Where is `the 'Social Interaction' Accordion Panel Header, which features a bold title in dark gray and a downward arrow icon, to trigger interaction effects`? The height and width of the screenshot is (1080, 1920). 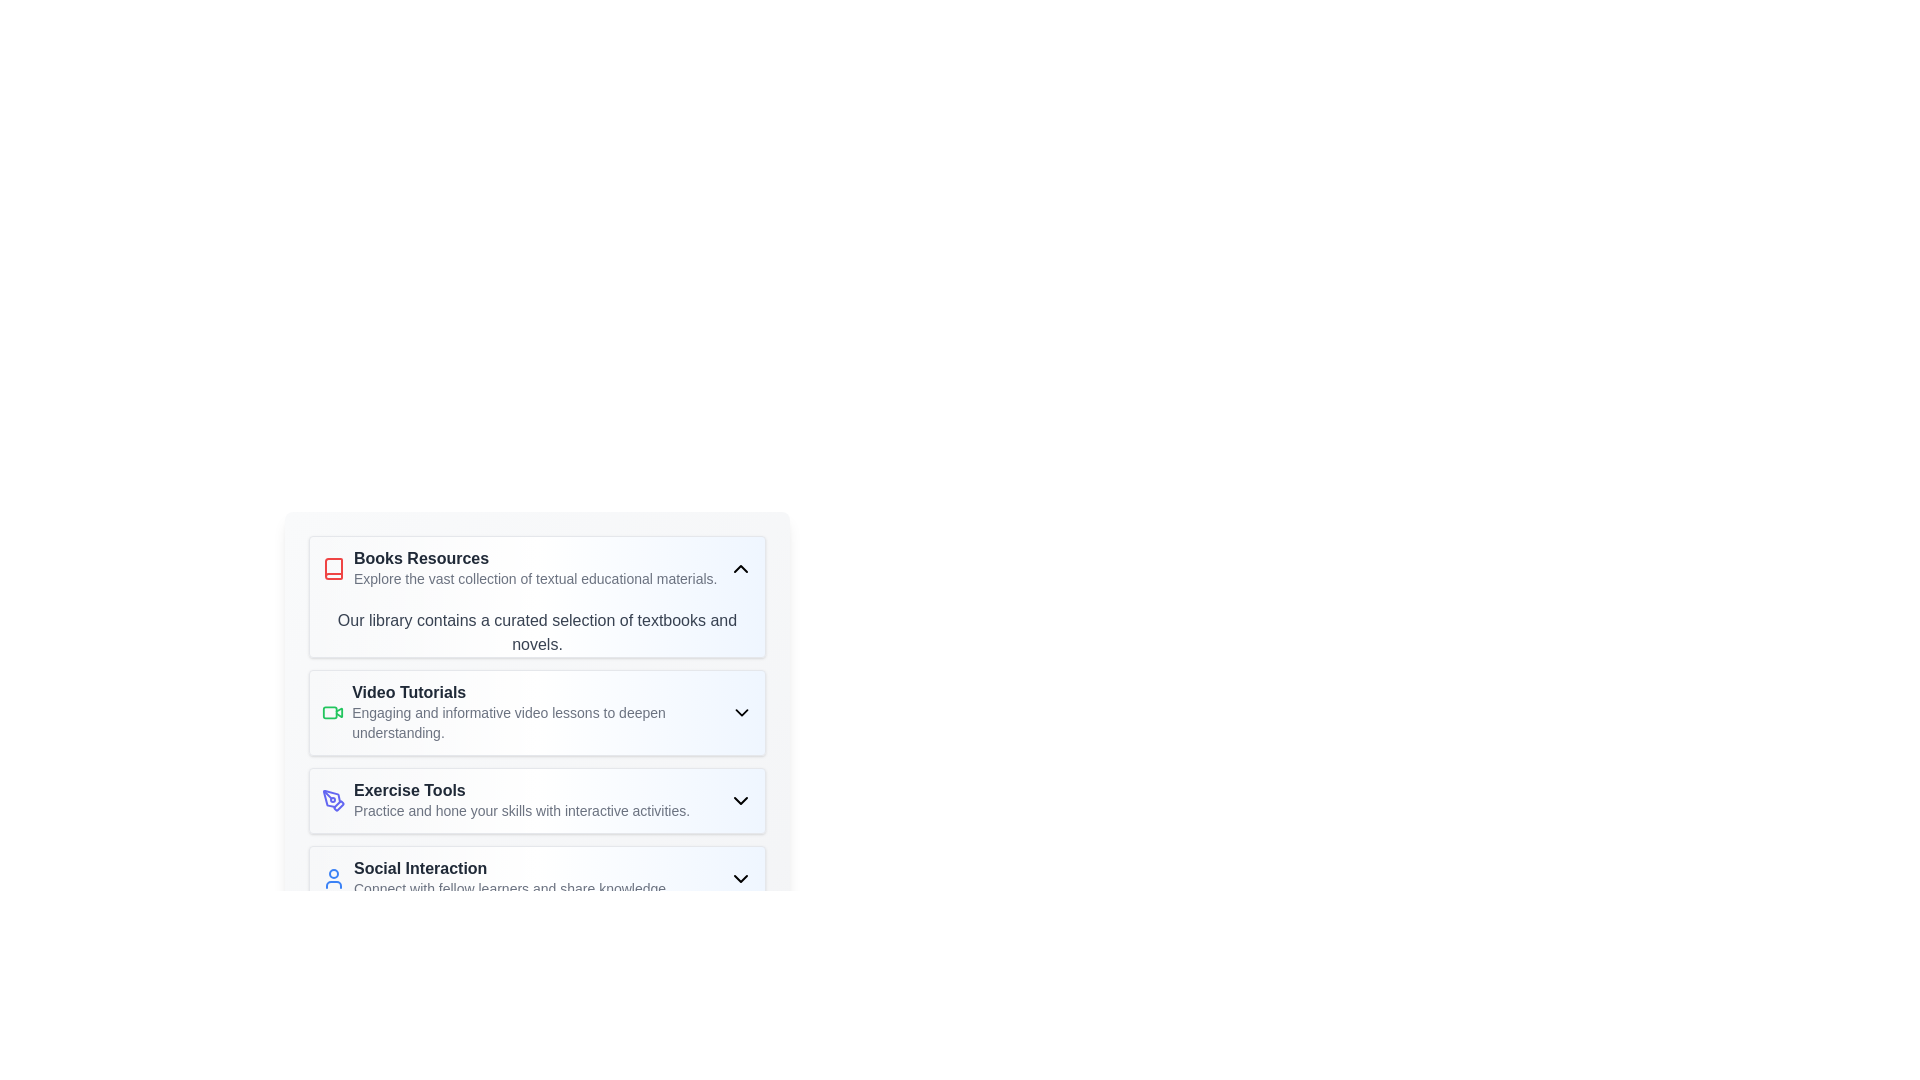
the 'Social Interaction' Accordion Panel Header, which features a bold title in dark gray and a downward arrow icon, to trigger interaction effects is located at coordinates (537, 878).